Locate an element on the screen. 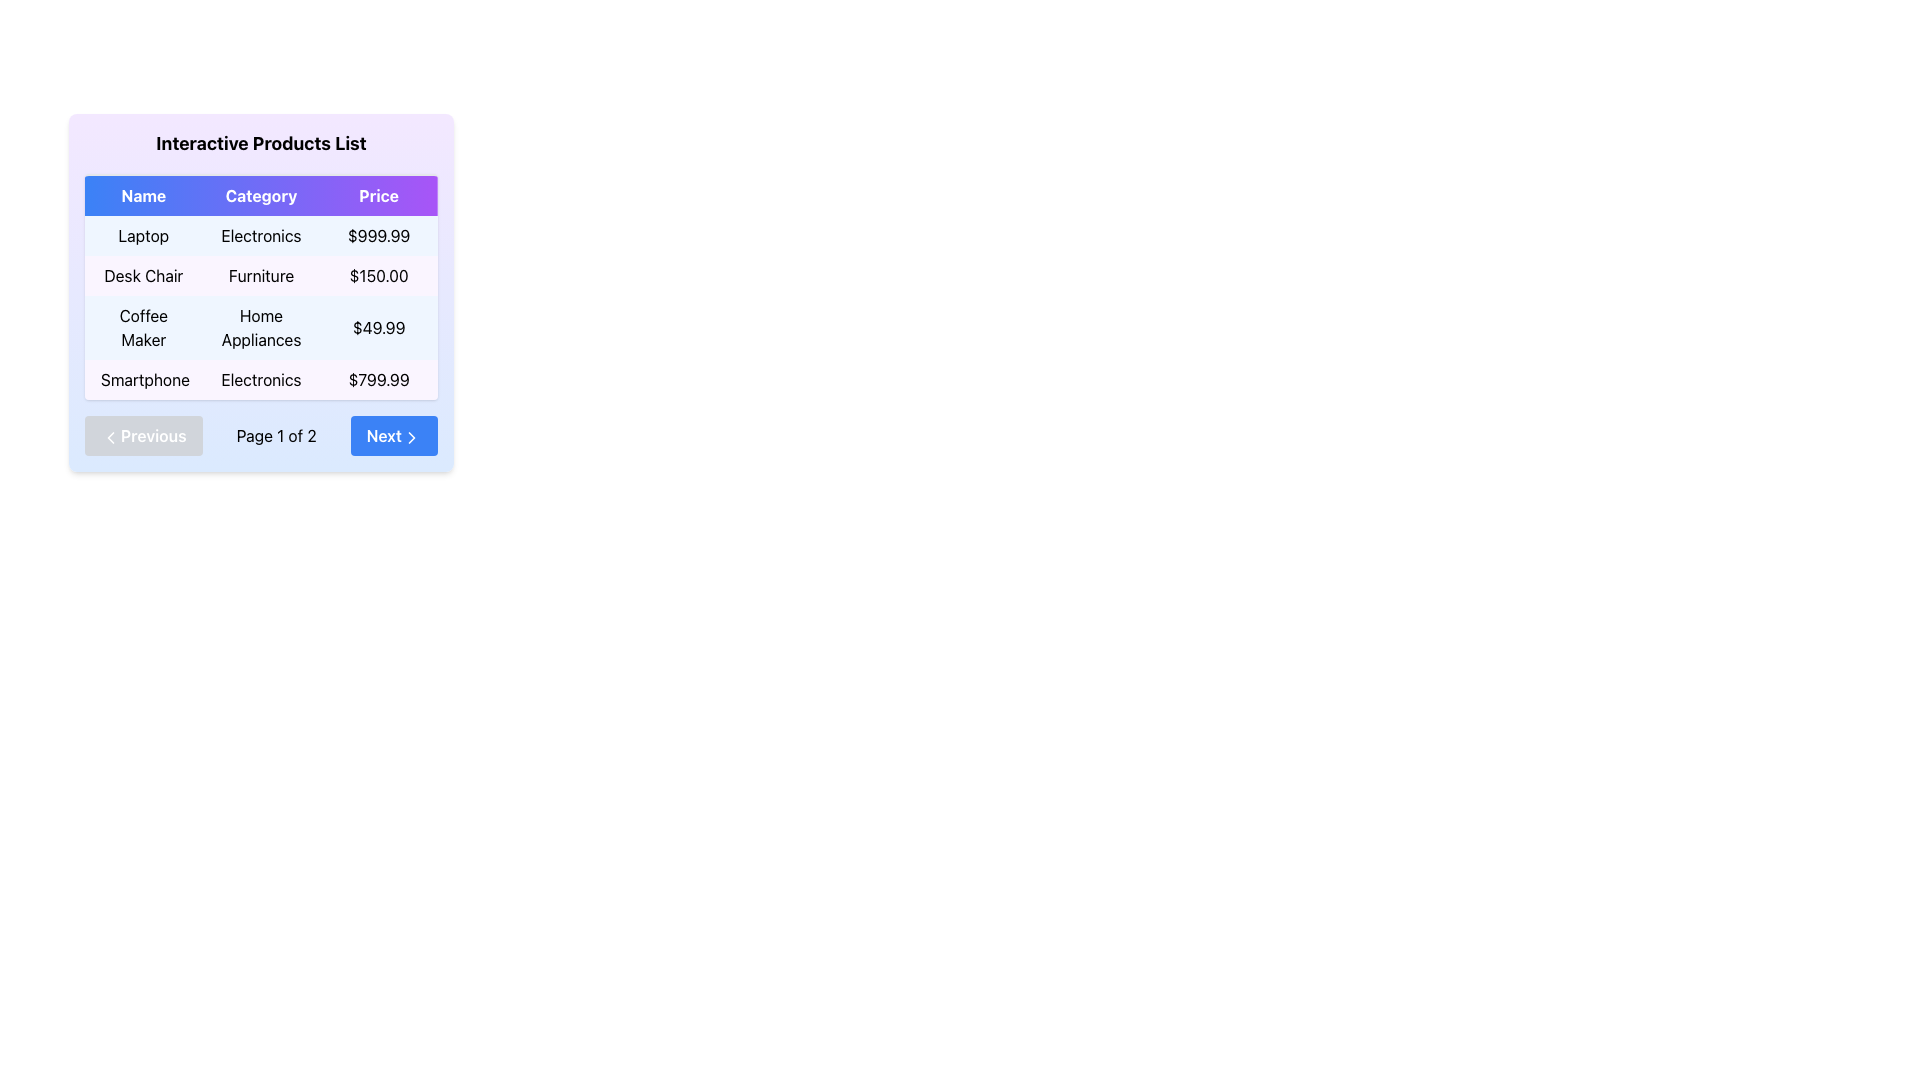  text from the price label of the 'Coffee Maker' product located in the third row of the 'Price' column in the table under 'Home Appliances' is located at coordinates (379, 326).